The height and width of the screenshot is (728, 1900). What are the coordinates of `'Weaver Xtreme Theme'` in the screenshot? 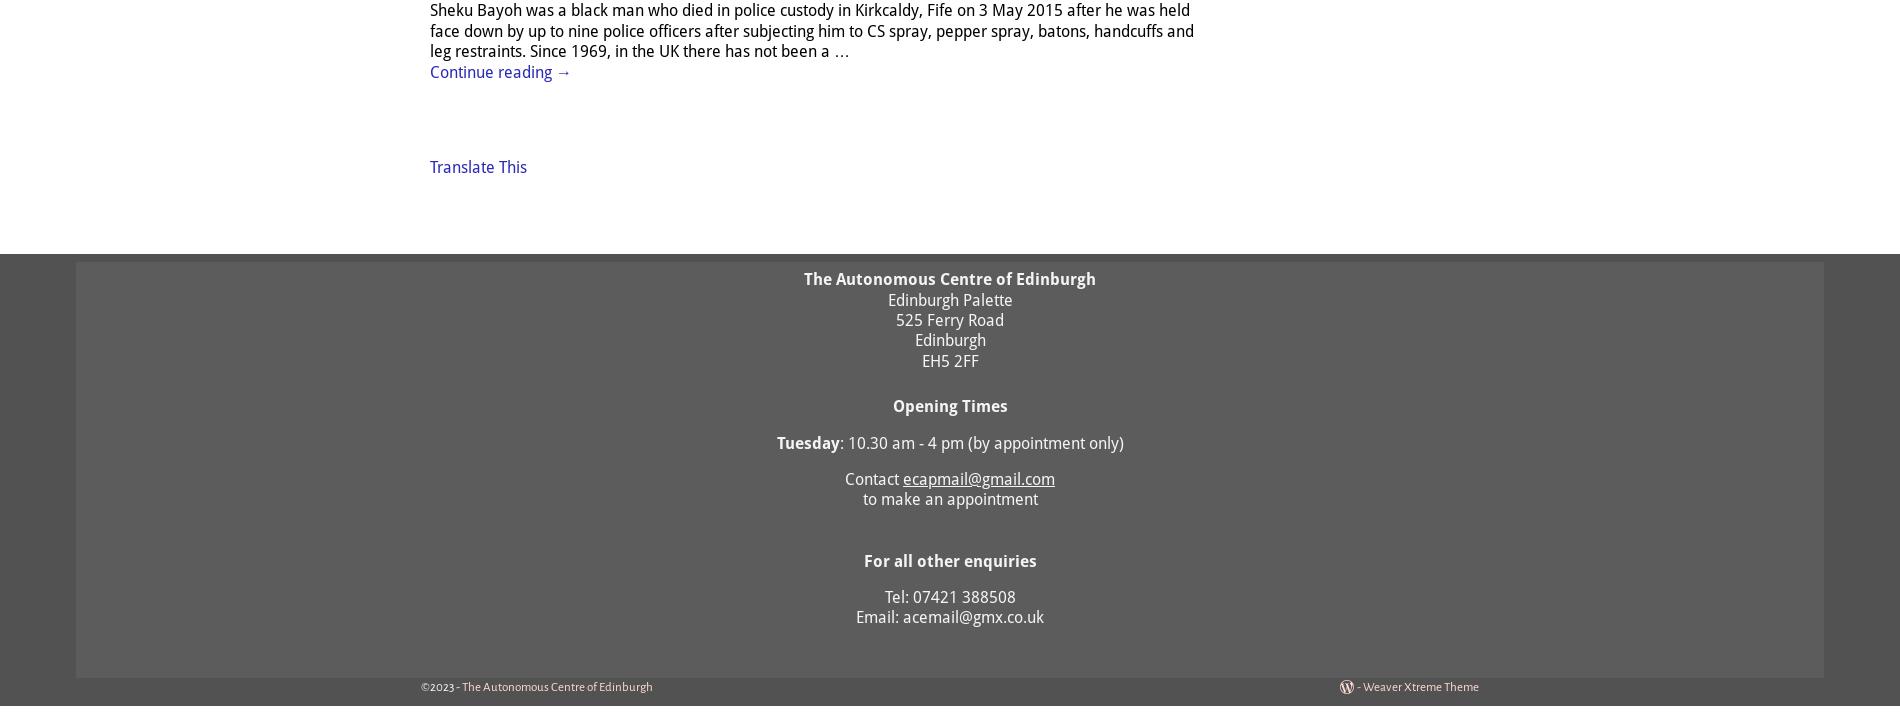 It's located at (1420, 686).